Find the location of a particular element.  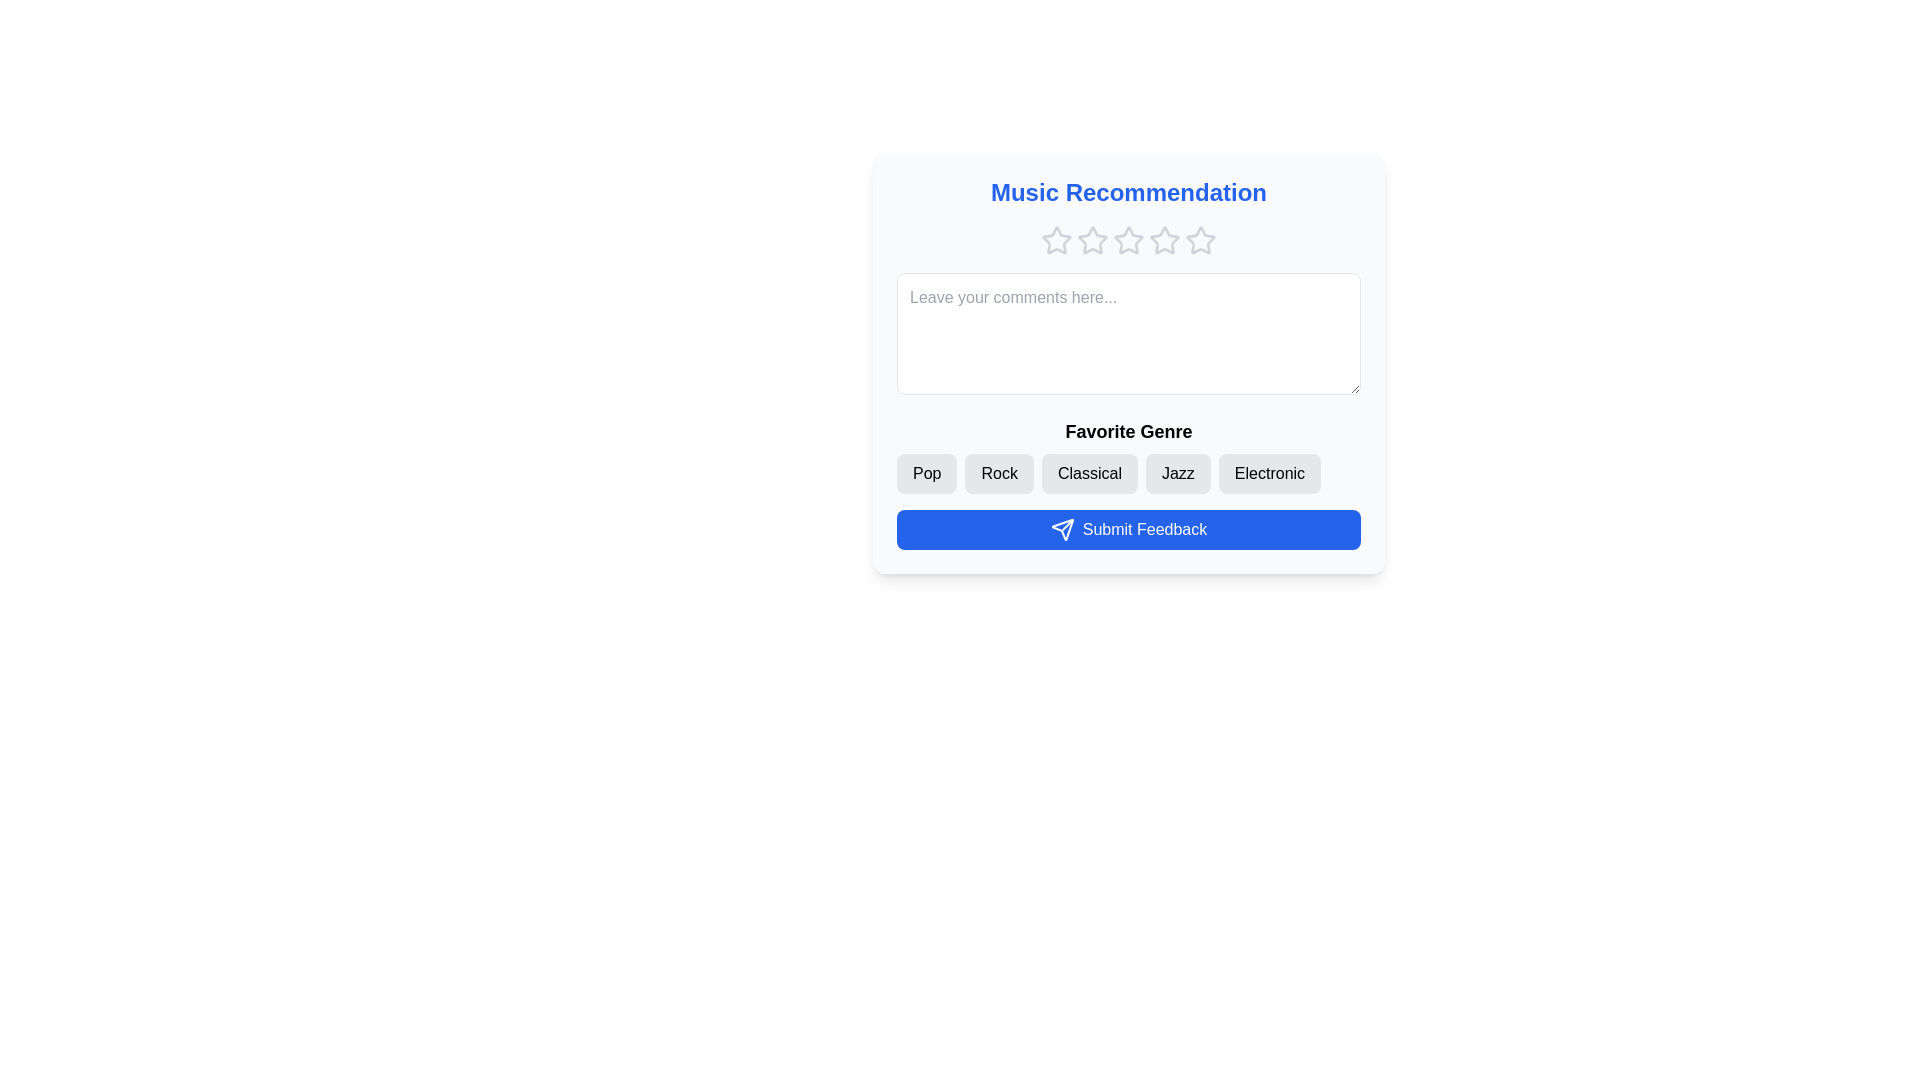

the first star icon in the 5-star rating system to rate it is located at coordinates (1055, 238).